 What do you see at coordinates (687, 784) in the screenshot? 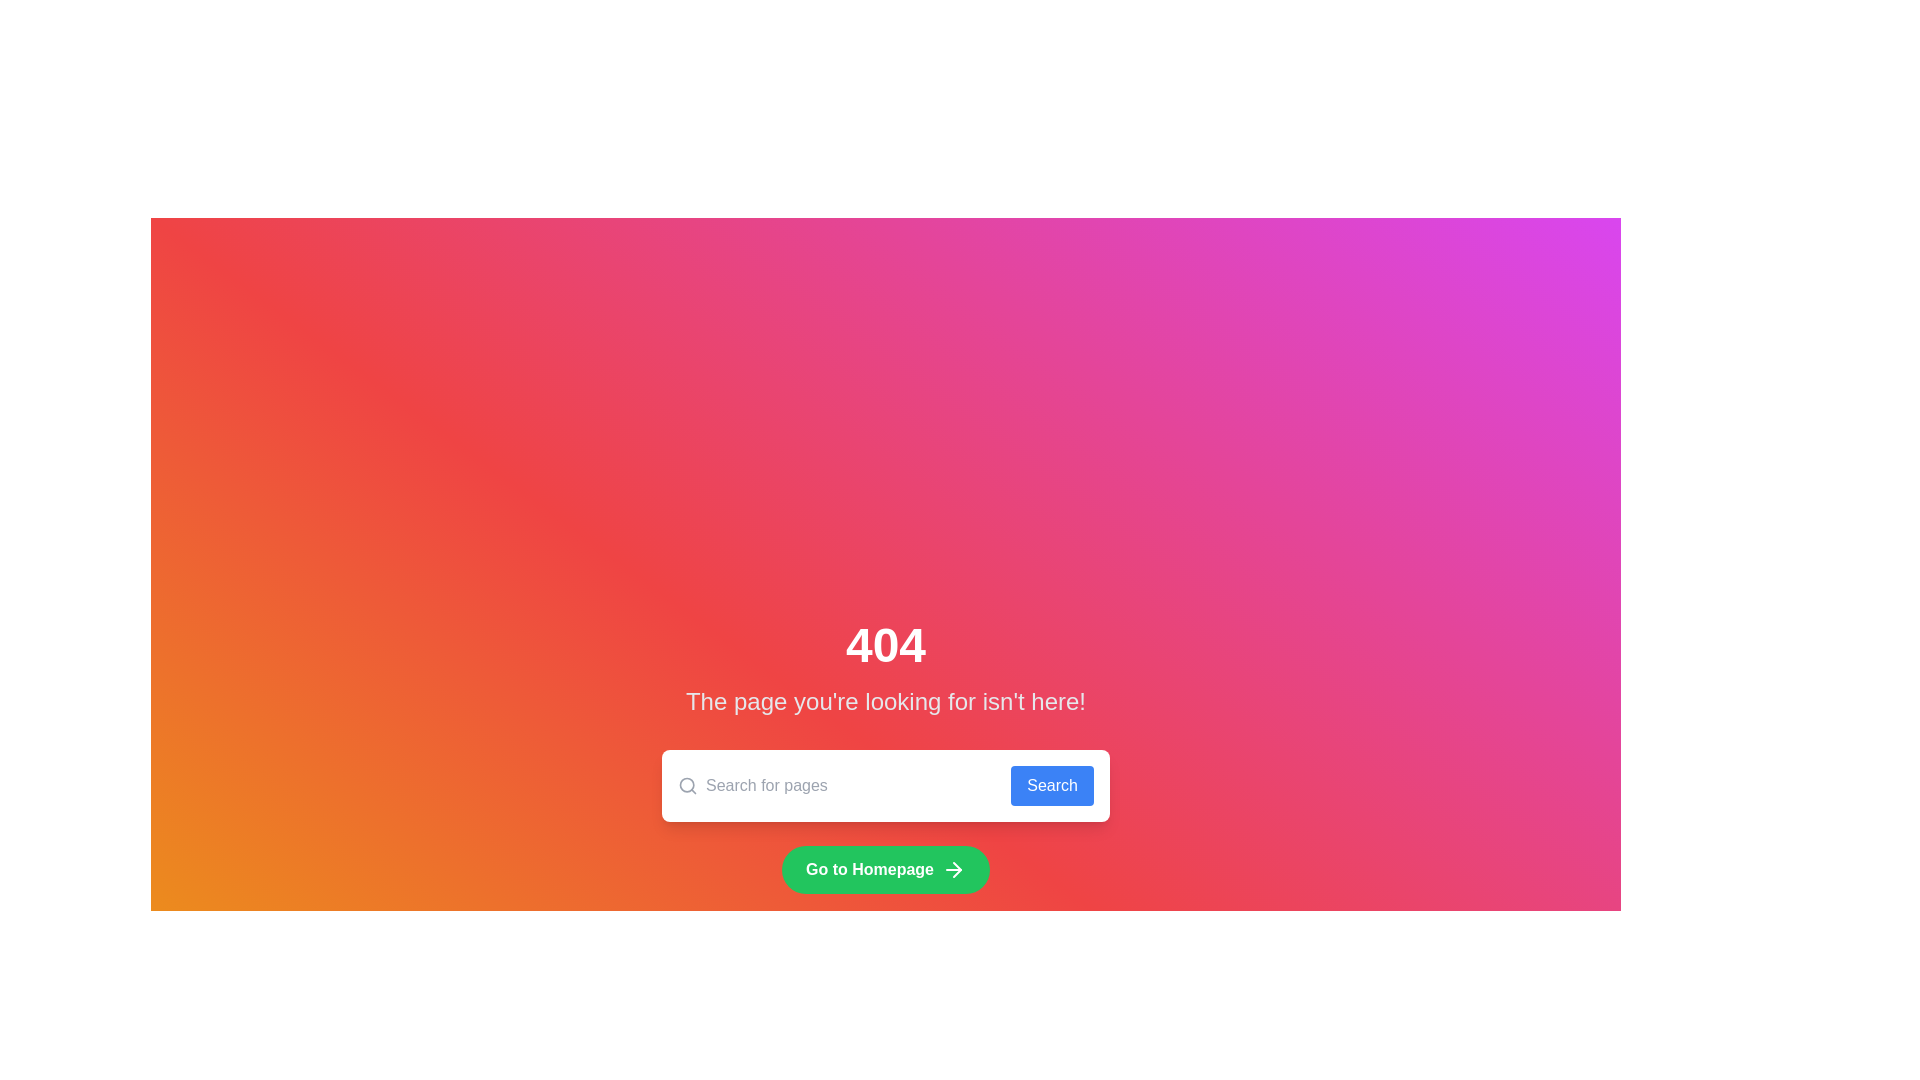
I see `the larger circular part of the magnifying glass icon located in the left section of the search bar, next to the placeholder text 'Search for pages'` at bounding box center [687, 784].